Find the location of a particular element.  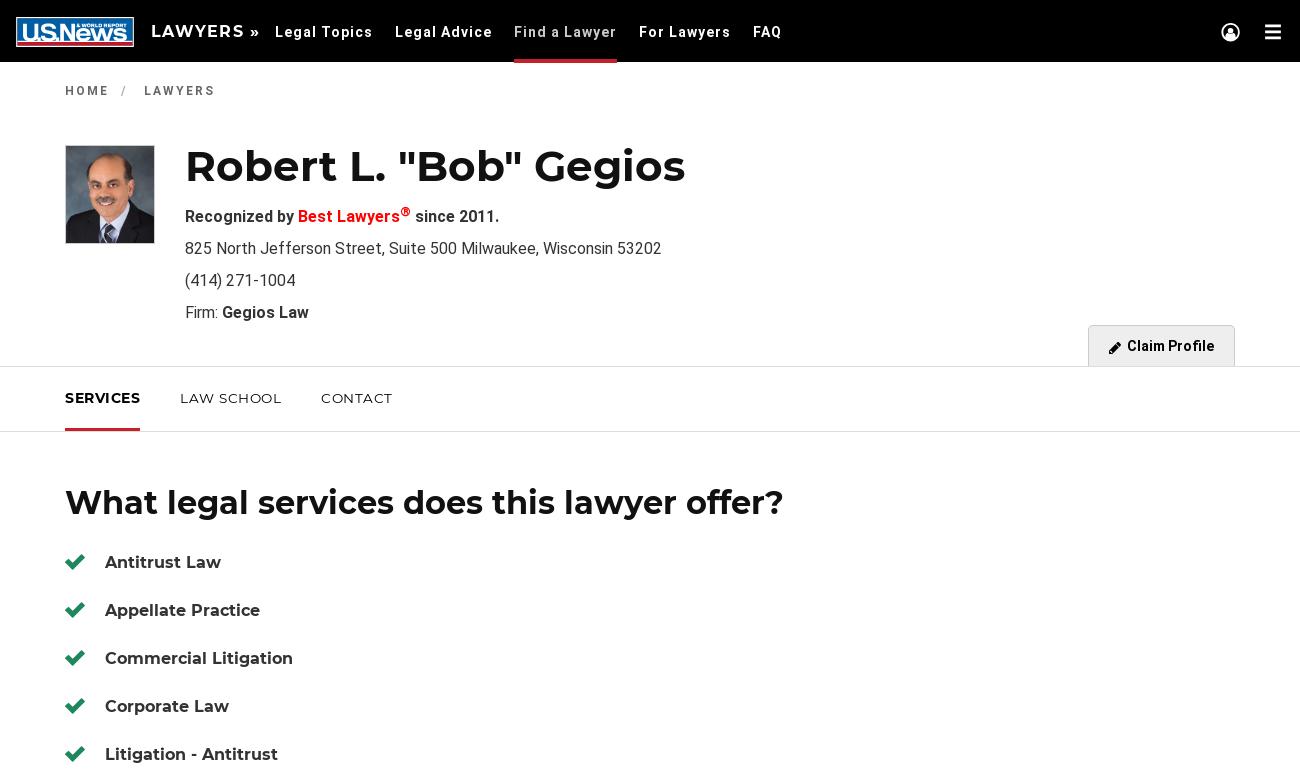

'Antitrust Law' is located at coordinates (162, 561).